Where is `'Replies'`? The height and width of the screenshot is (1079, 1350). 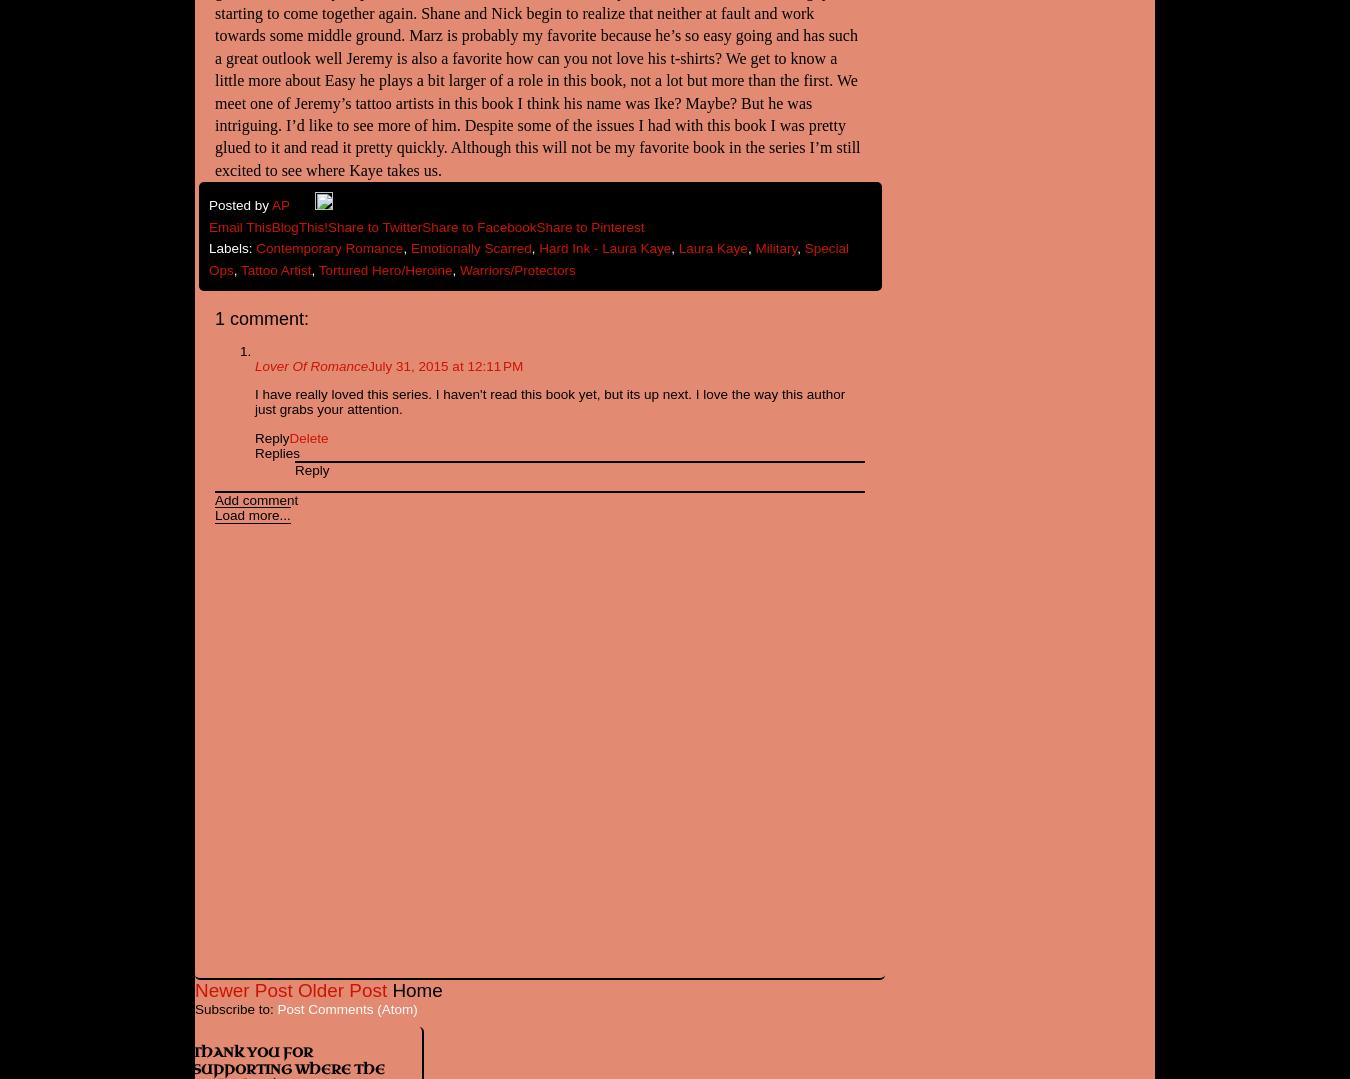 'Replies' is located at coordinates (276, 452).